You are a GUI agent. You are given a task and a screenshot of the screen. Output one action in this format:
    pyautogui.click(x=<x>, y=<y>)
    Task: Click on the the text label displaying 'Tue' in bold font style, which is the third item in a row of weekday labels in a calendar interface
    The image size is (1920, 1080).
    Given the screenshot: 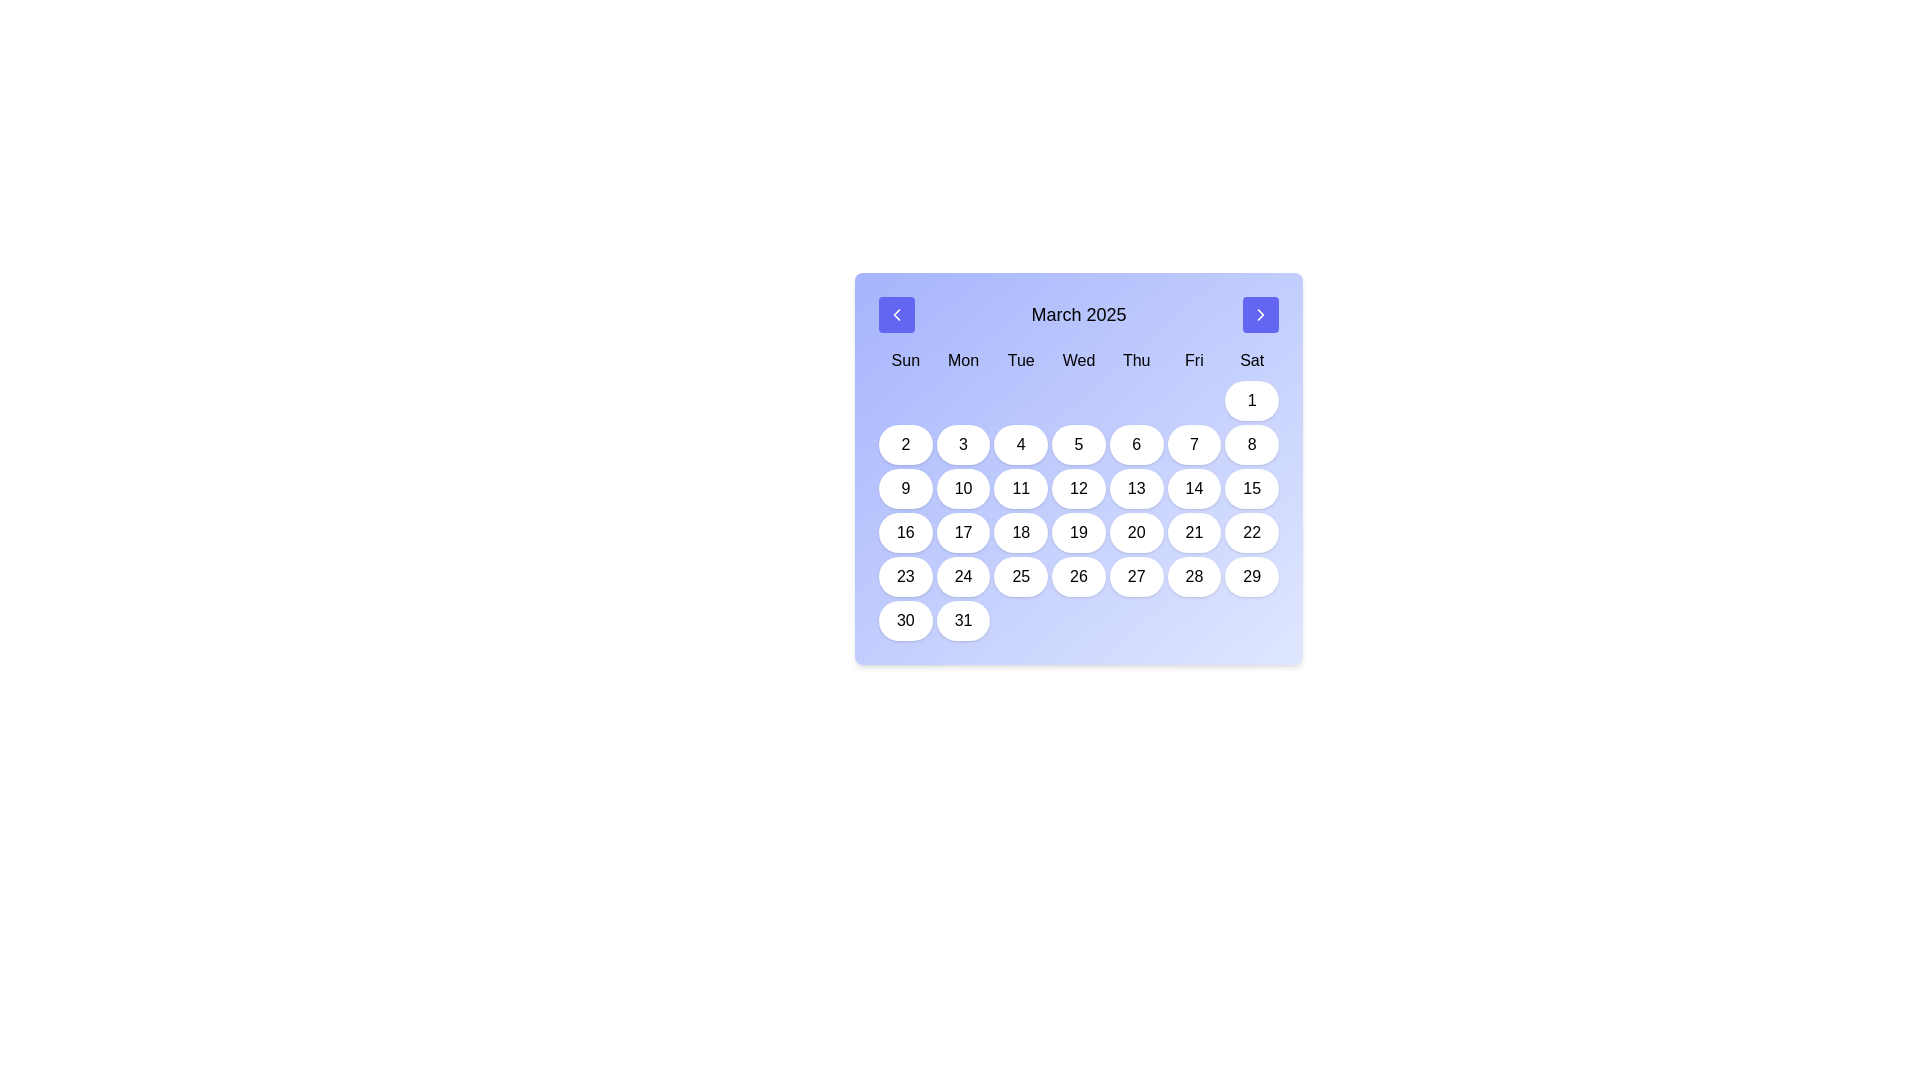 What is the action you would take?
    pyautogui.click(x=1021, y=361)
    